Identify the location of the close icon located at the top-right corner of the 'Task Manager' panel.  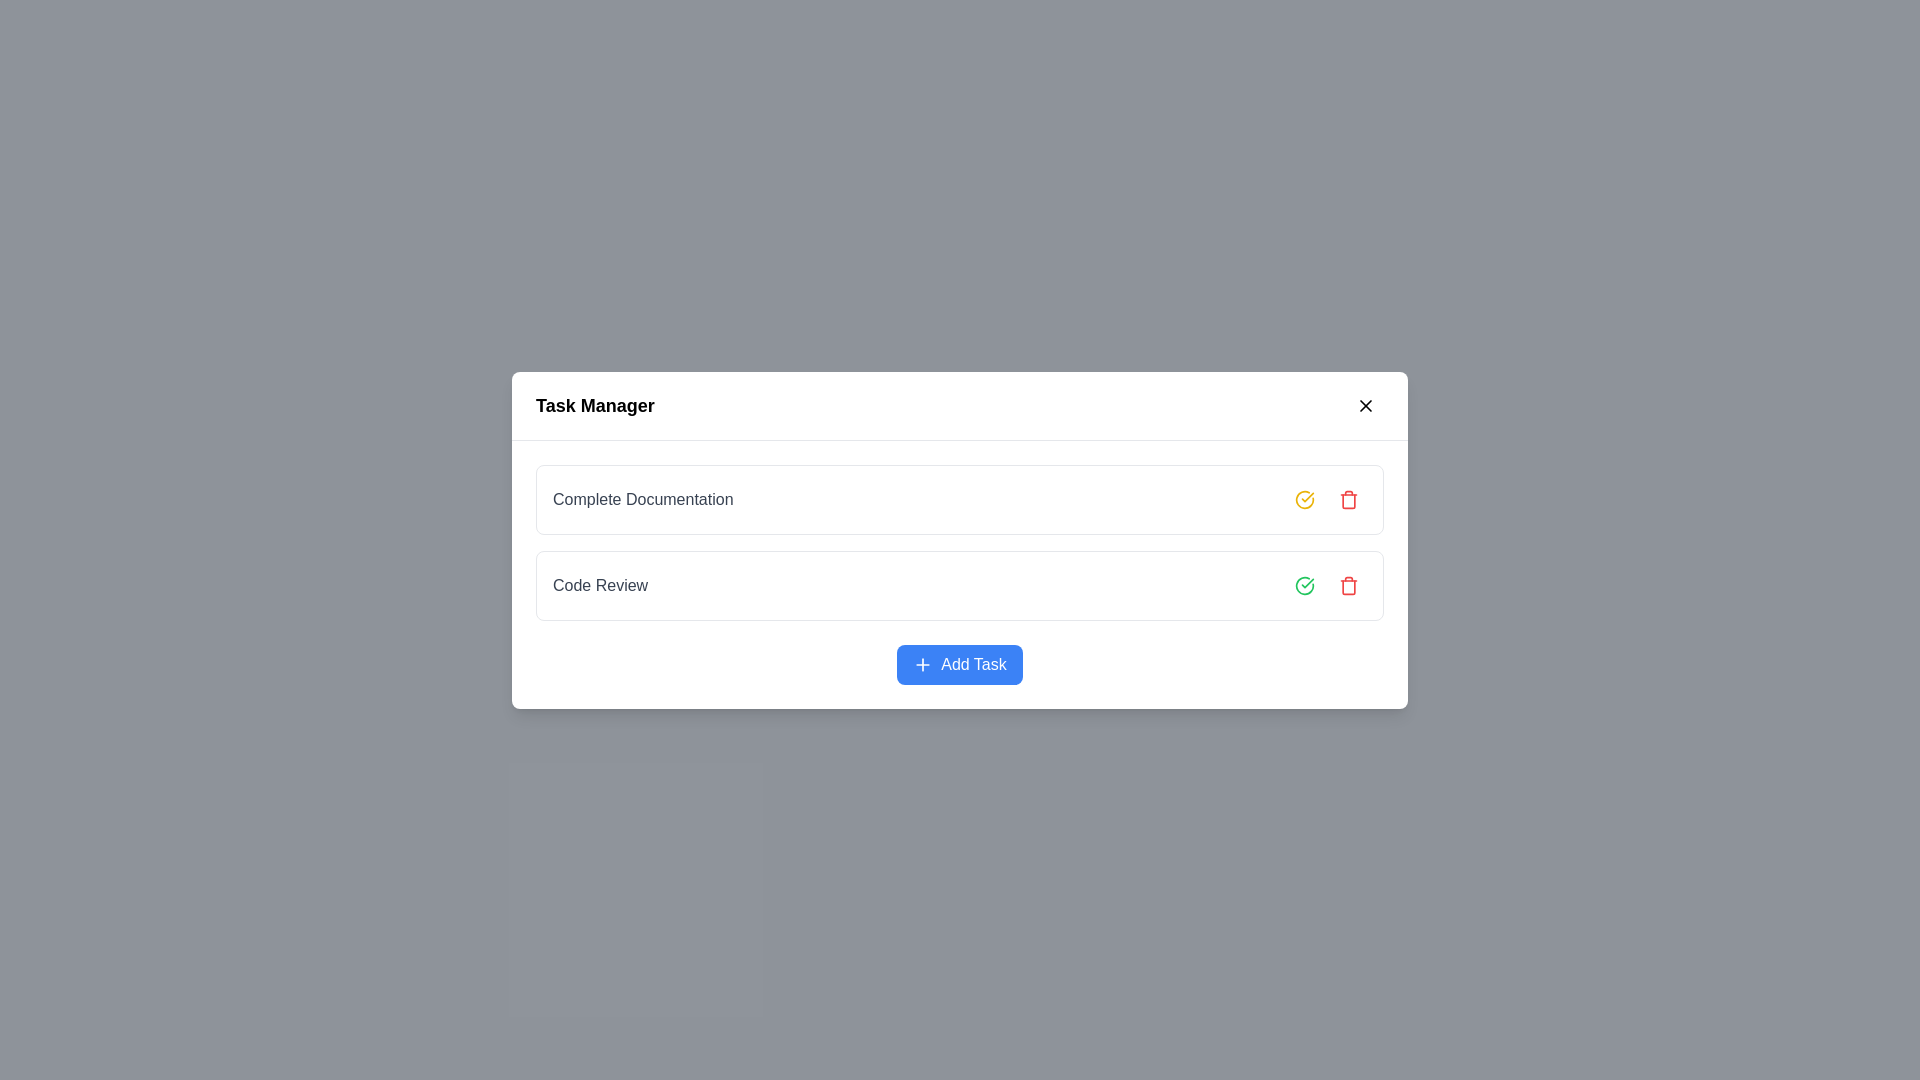
(1365, 405).